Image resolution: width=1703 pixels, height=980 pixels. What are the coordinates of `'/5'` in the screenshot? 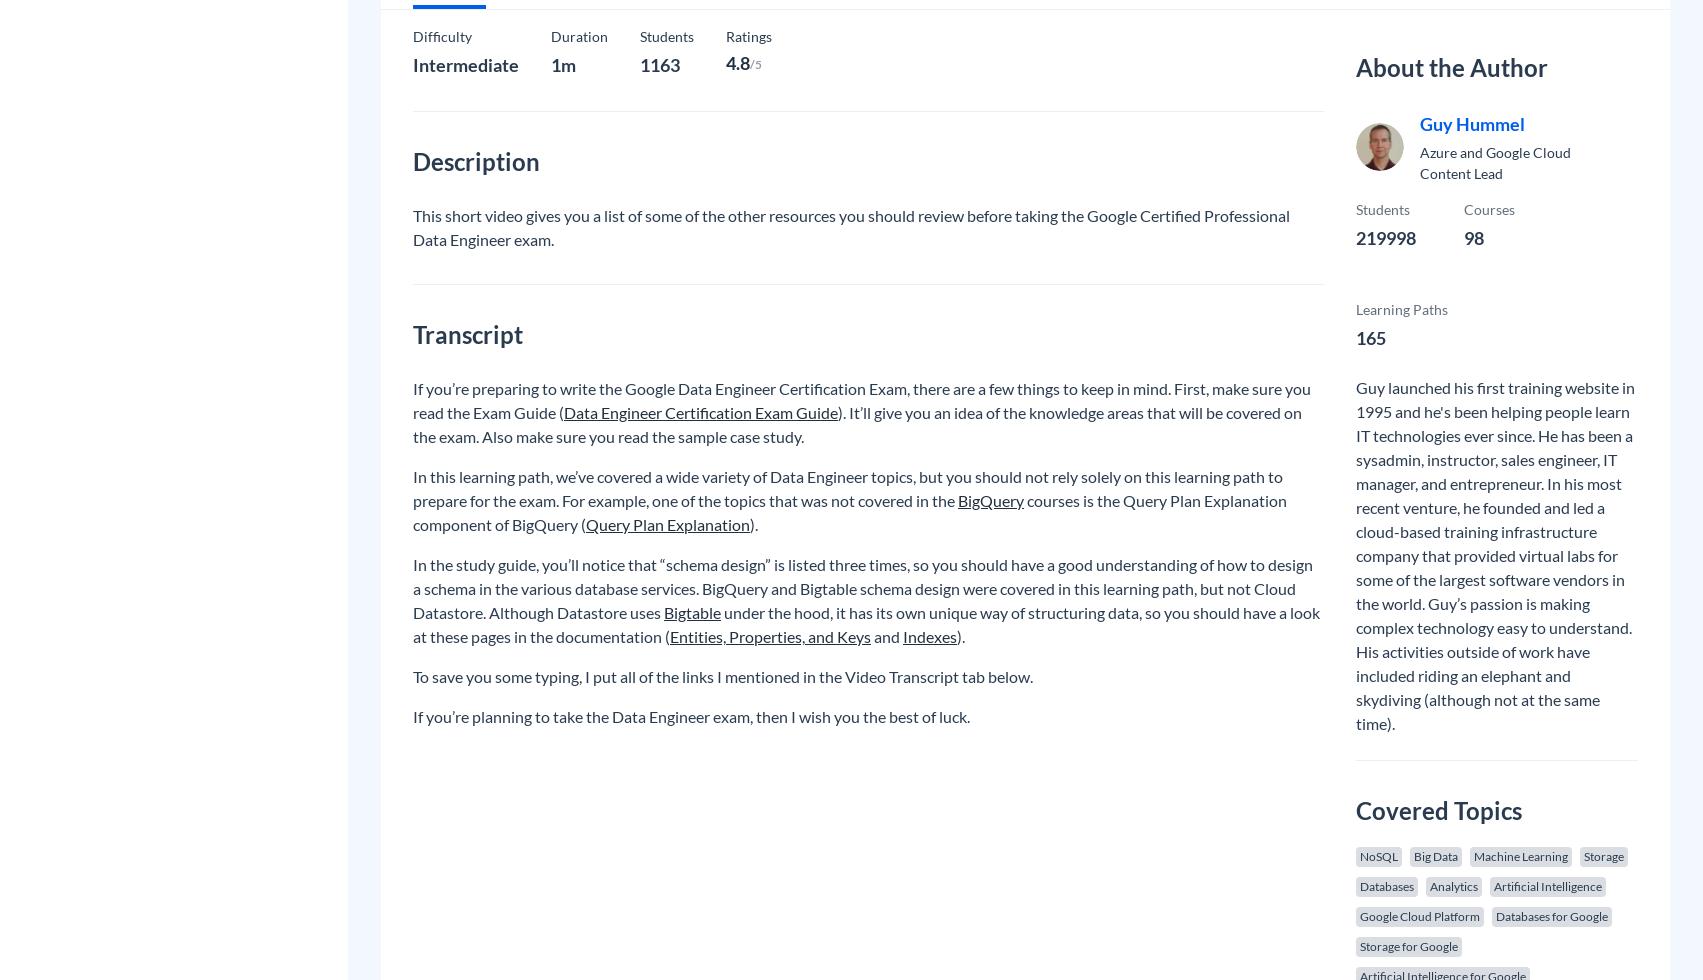 It's located at (750, 64).